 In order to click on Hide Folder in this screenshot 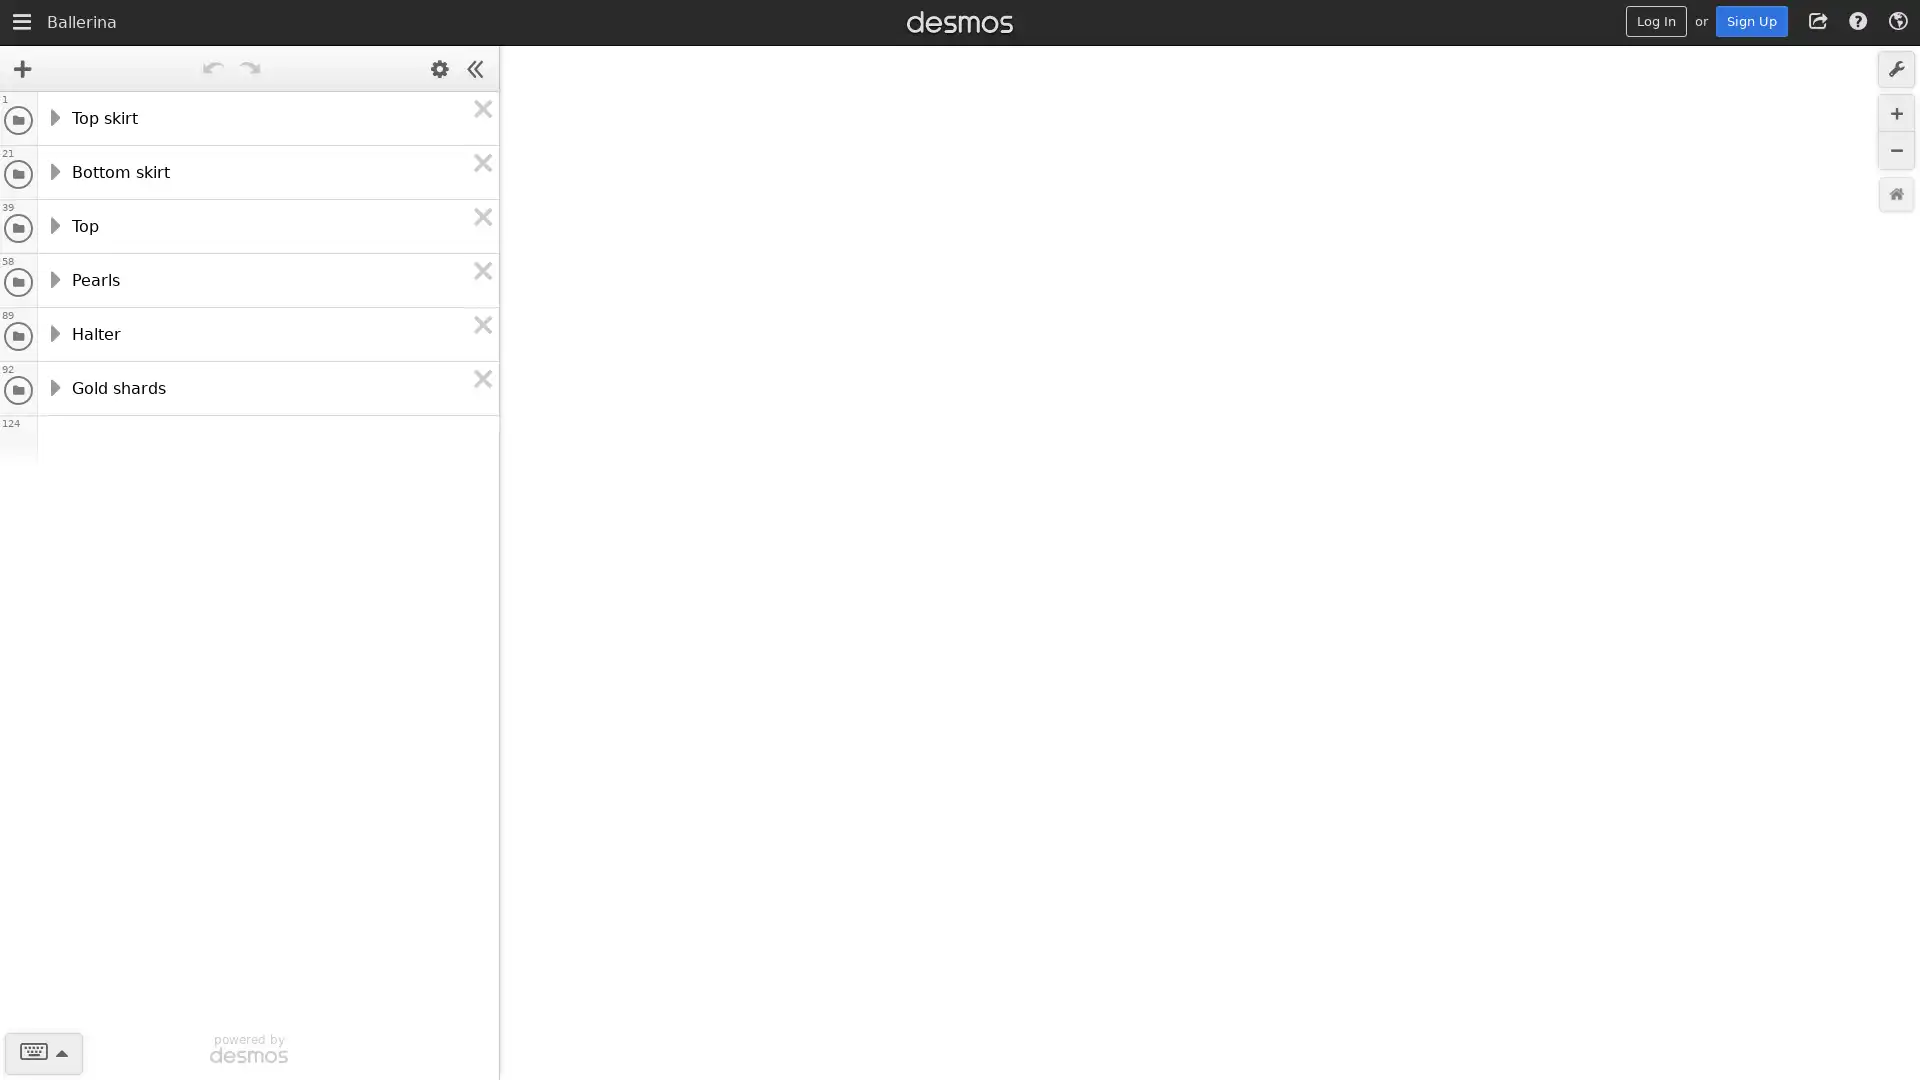, I will do `click(18, 281)`.